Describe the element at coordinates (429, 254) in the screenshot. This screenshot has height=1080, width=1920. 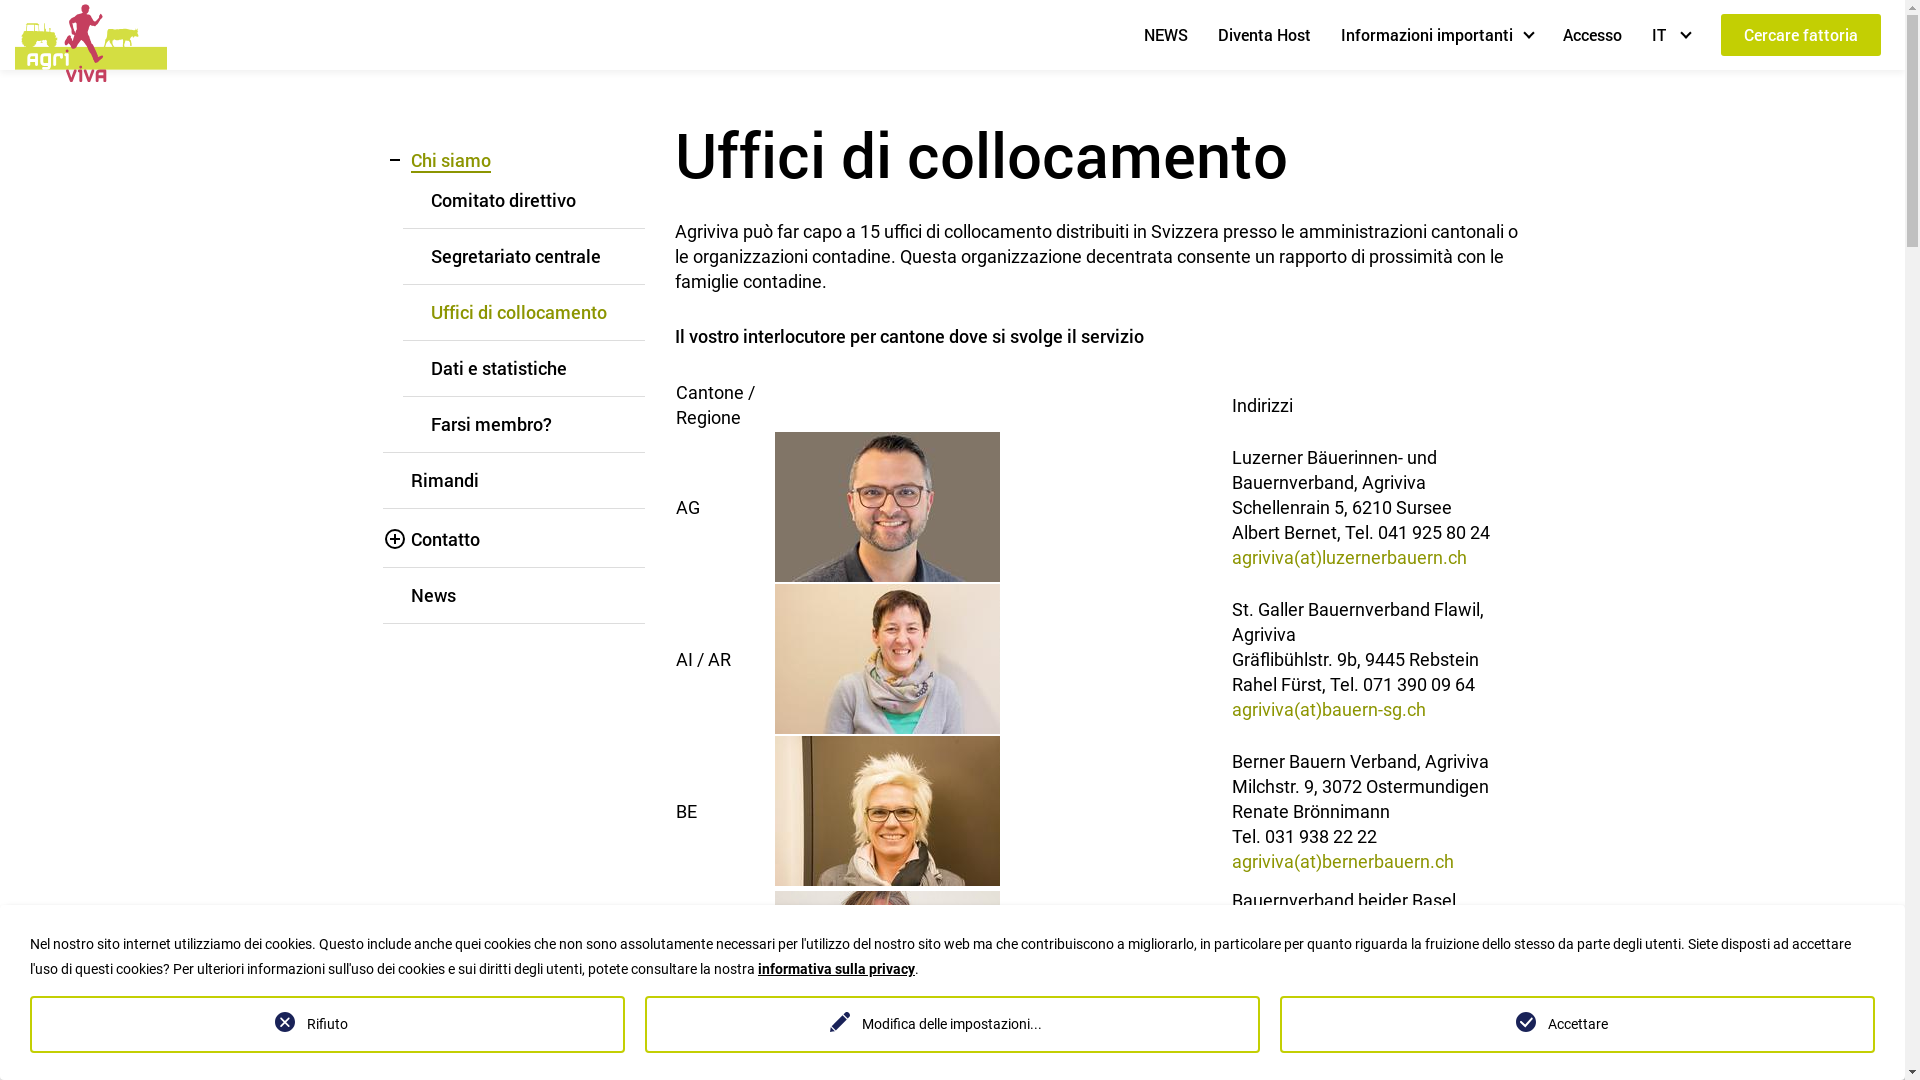
I see `'Segretariato centrale'` at that location.